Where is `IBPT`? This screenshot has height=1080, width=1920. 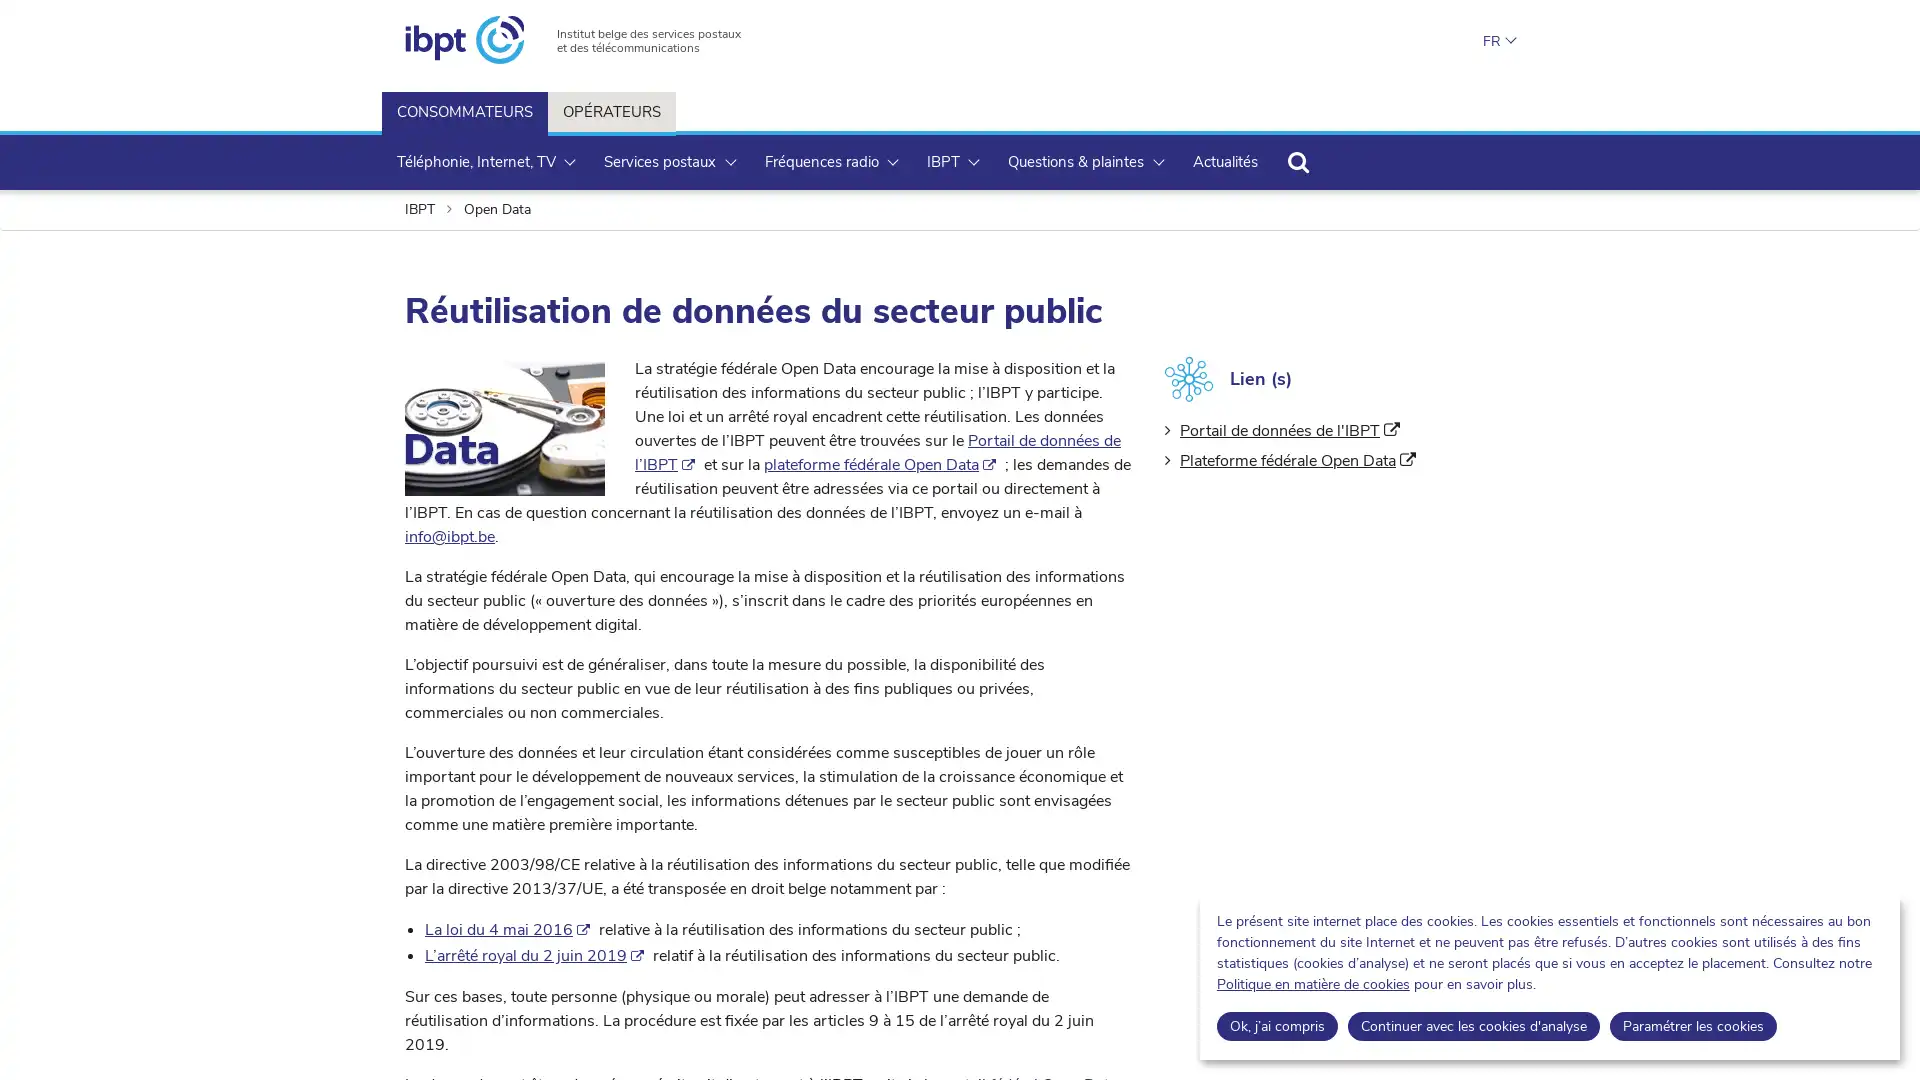
IBPT is located at coordinates (951, 161).